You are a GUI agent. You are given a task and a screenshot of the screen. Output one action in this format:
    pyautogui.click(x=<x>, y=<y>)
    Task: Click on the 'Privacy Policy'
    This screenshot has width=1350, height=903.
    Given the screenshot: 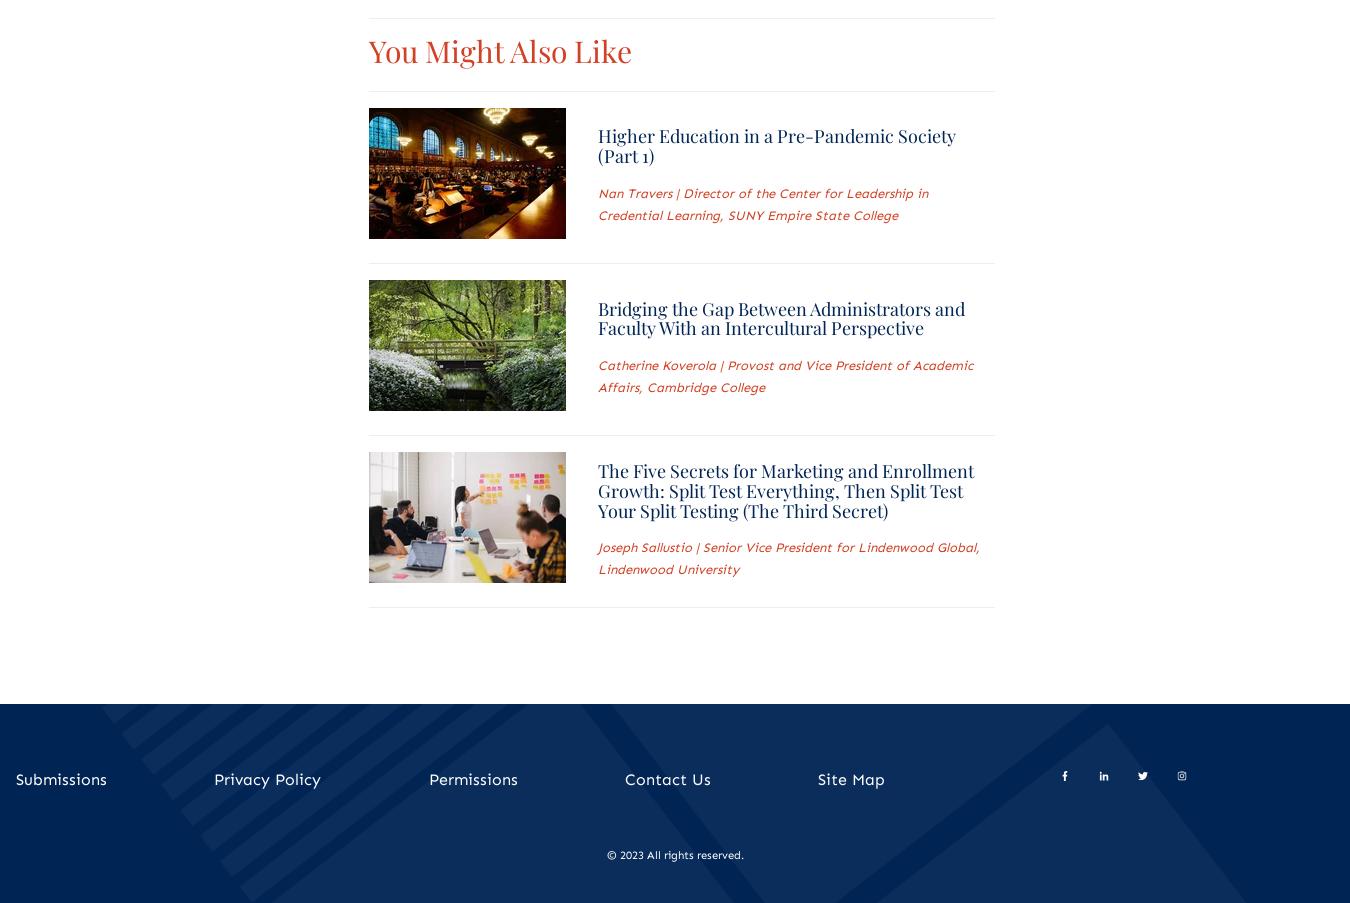 What is the action you would take?
    pyautogui.click(x=266, y=778)
    